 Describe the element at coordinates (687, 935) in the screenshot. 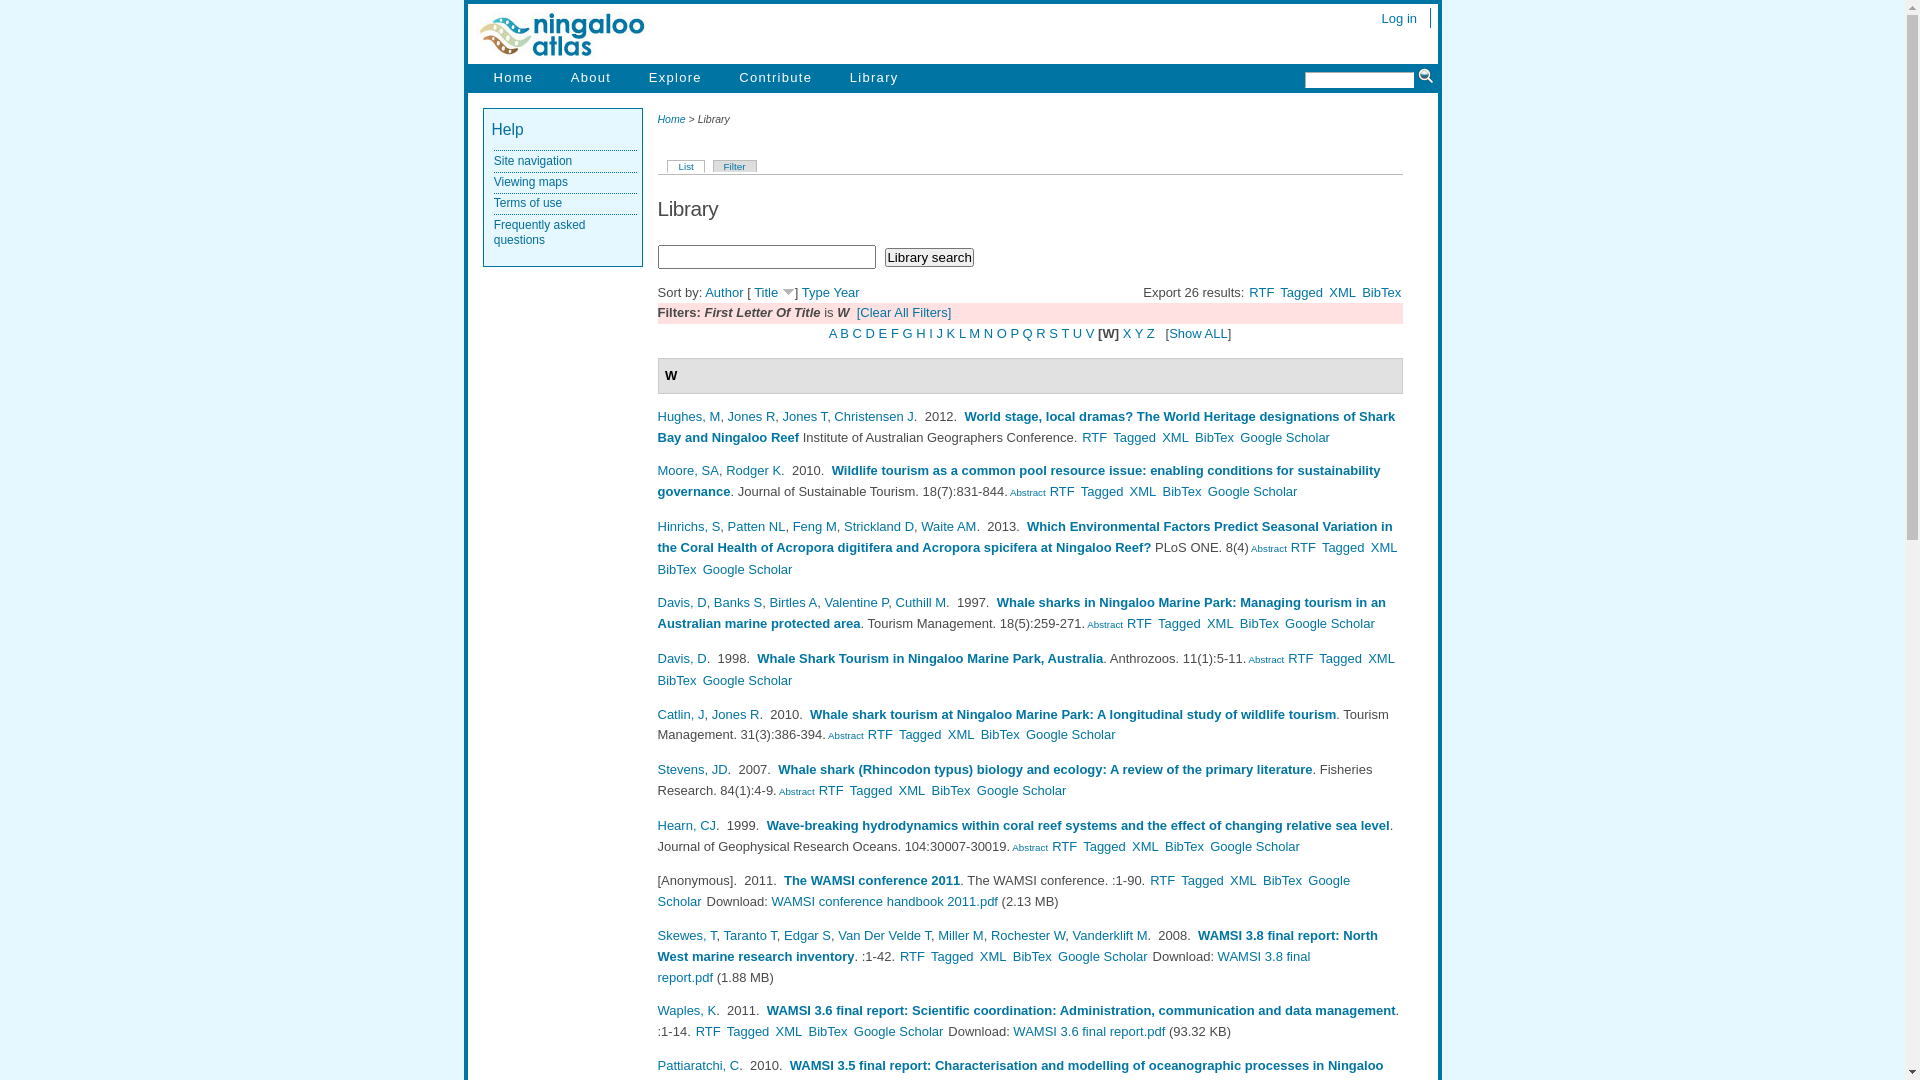

I see `'Skewes, T'` at that location.